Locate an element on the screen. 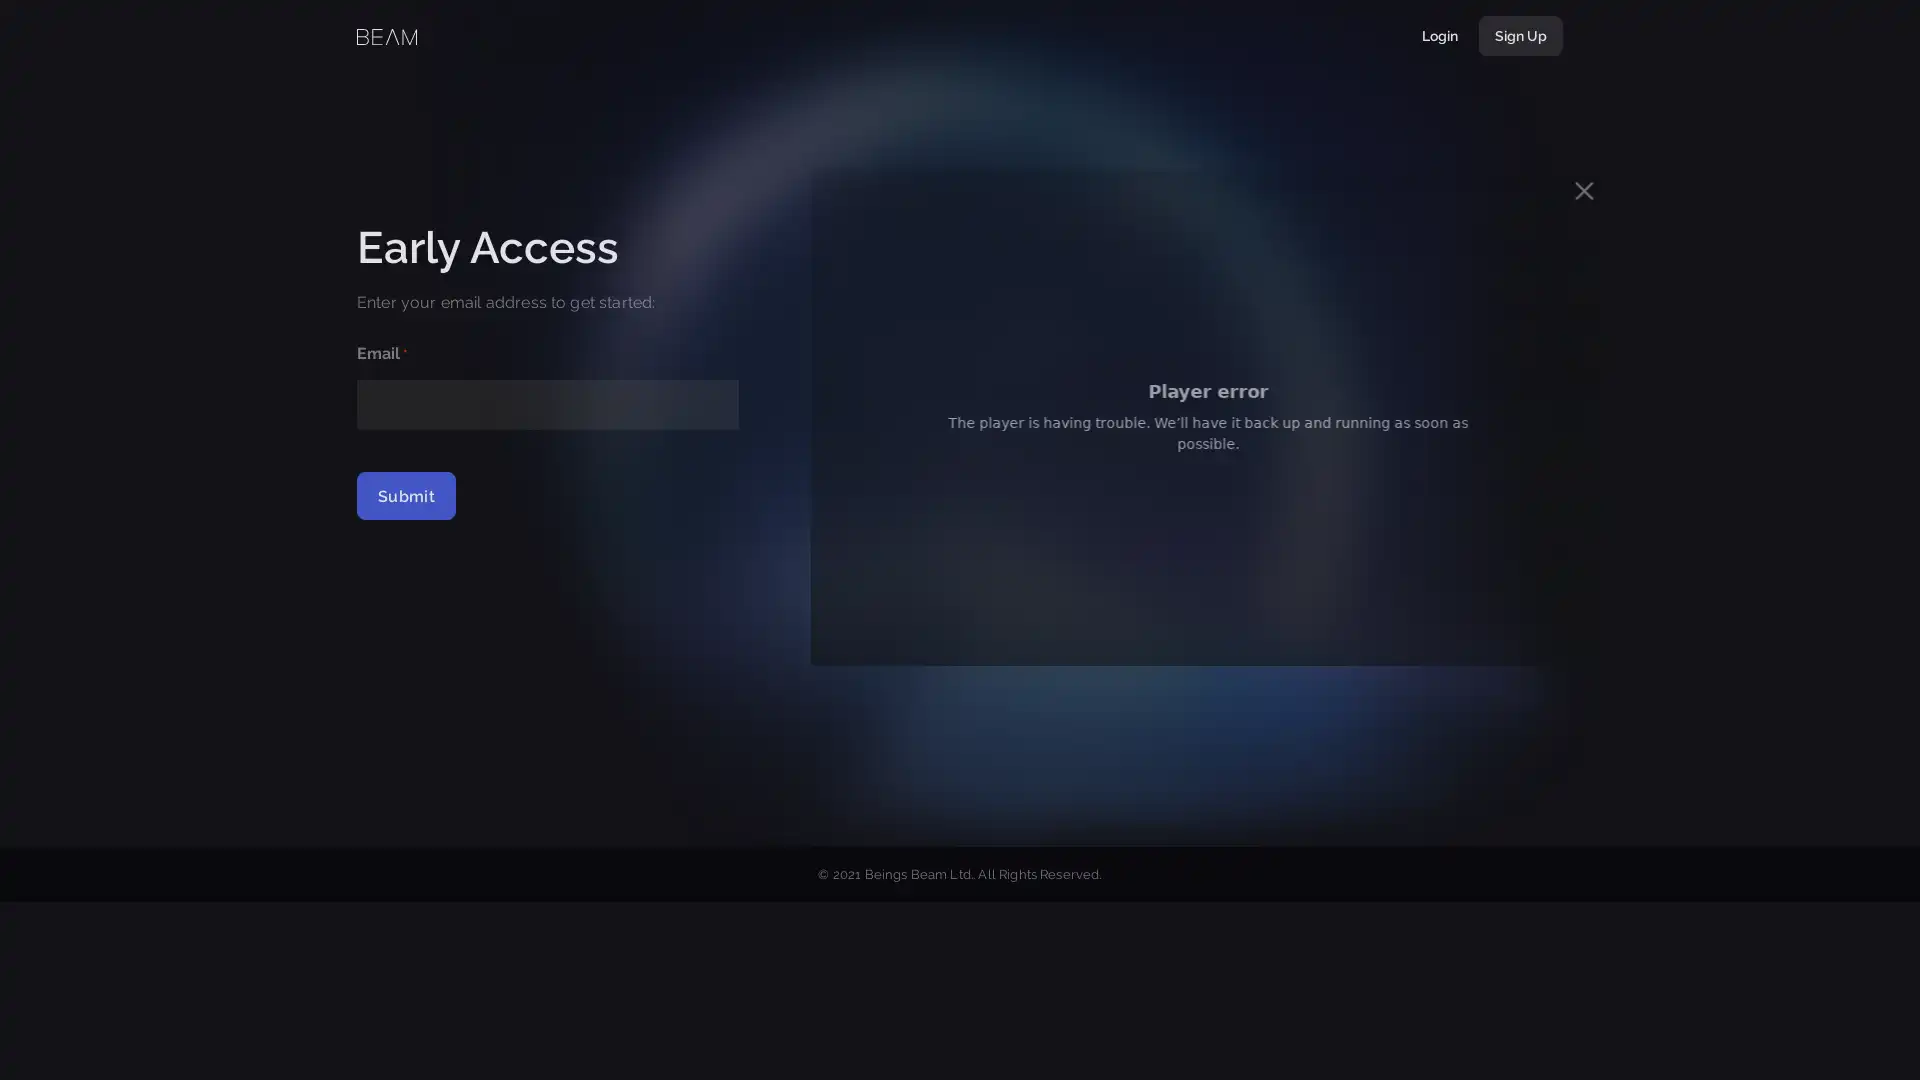 This screenshot has height=1080, width=1920. Submit is located at coordinates (405, 495).